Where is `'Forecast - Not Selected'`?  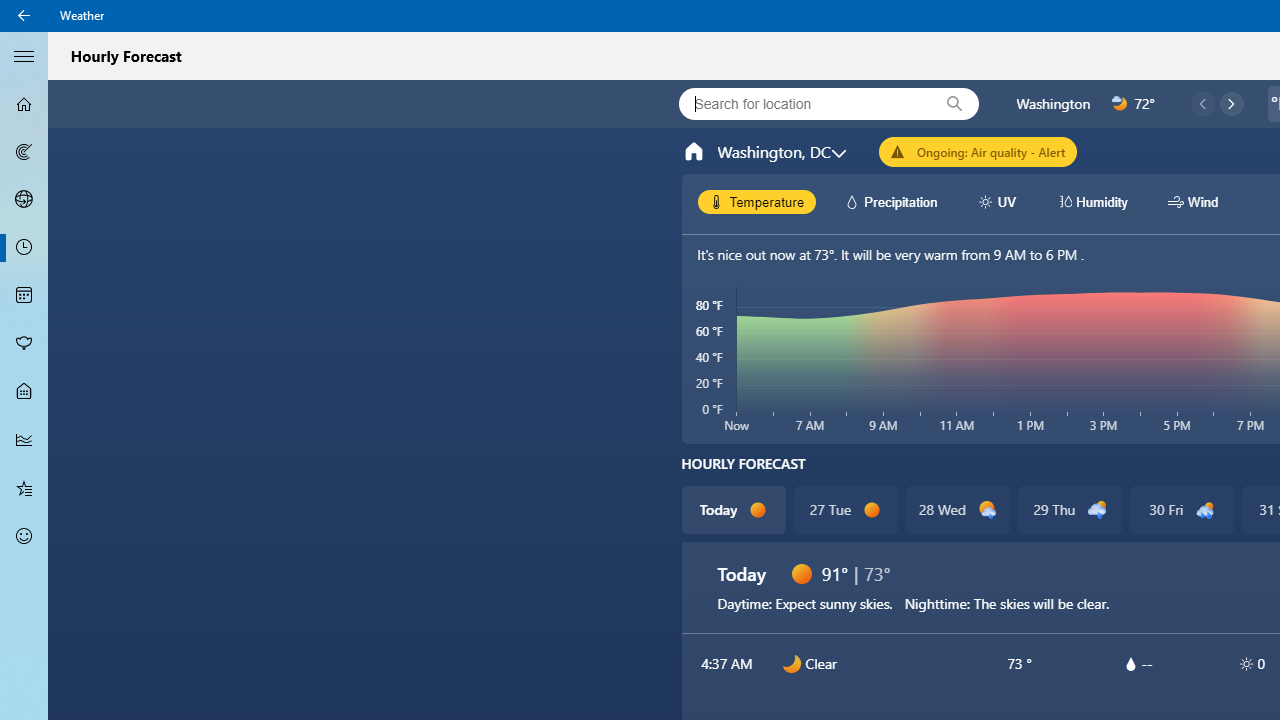
'Forecast - Not Selected' is located at coordinates (24, 104).